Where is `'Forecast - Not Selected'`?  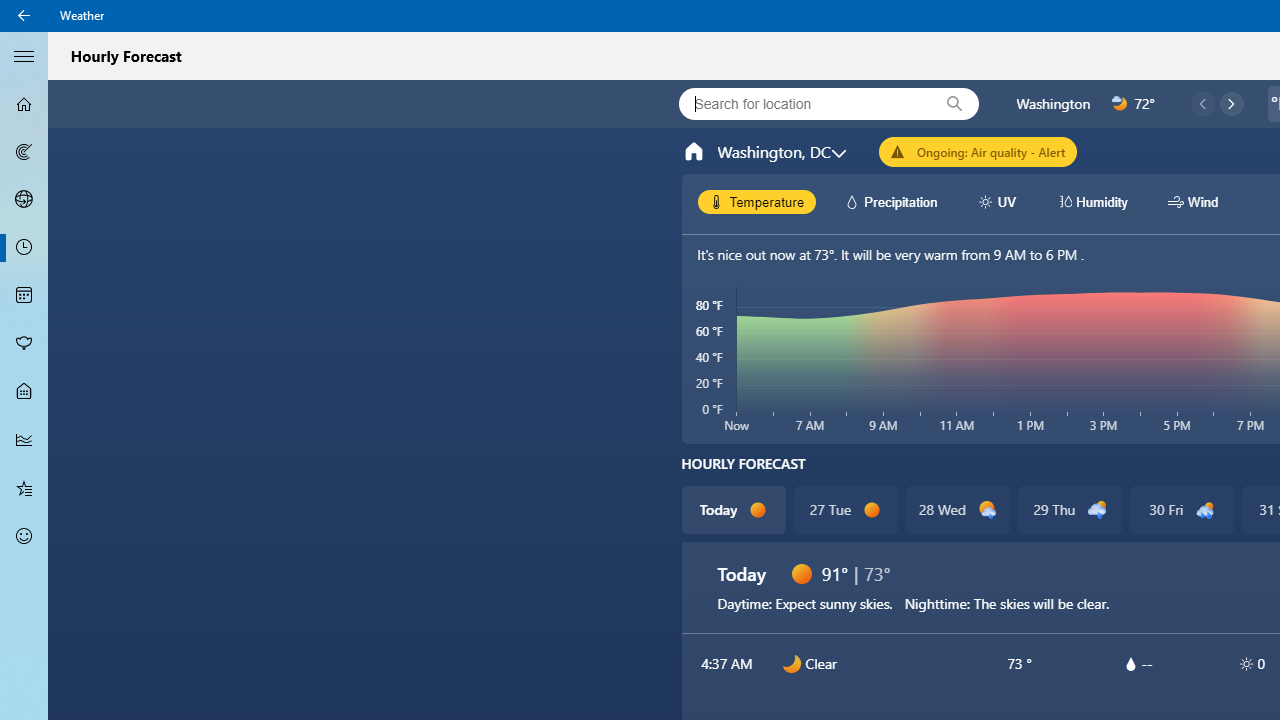
'Forecast - Not Selected' is located at coordinates (24, 104).